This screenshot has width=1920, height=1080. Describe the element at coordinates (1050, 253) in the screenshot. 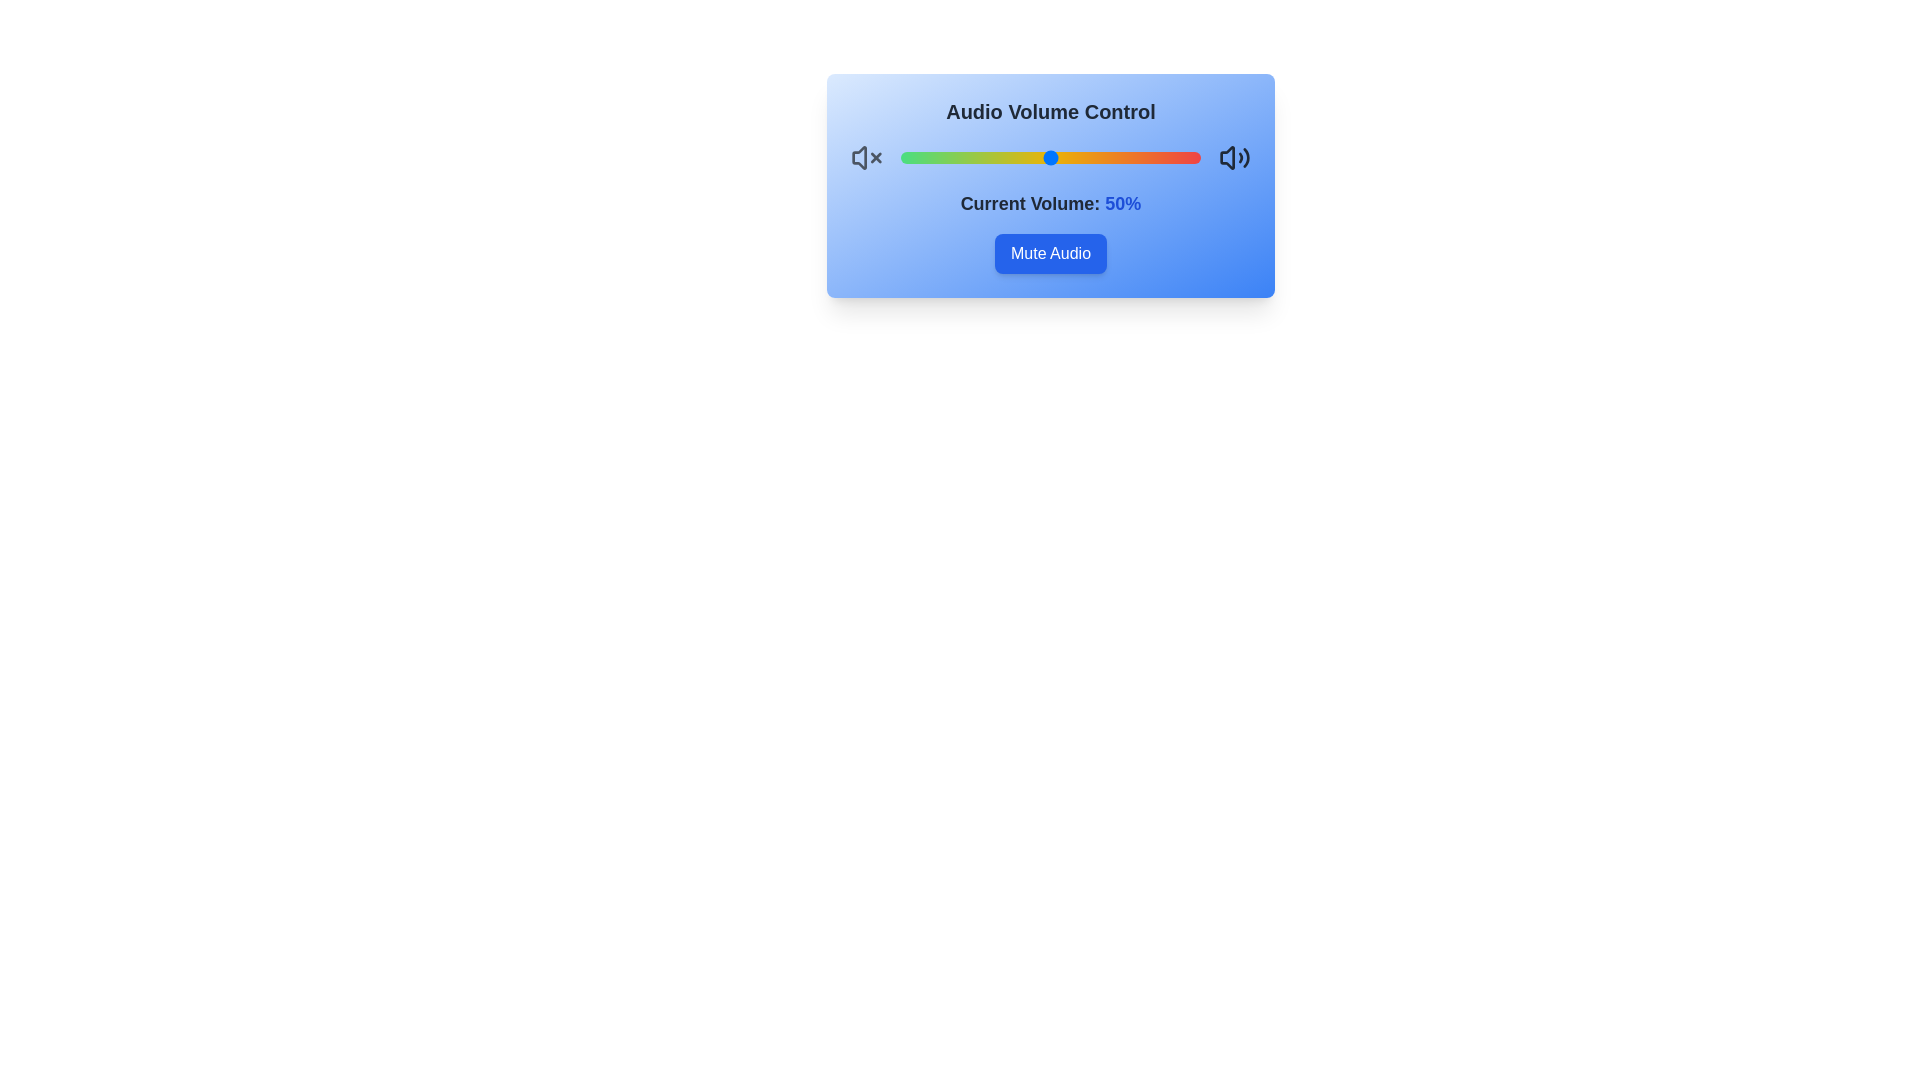

I see `mute button to toggle the mute state` at that location.